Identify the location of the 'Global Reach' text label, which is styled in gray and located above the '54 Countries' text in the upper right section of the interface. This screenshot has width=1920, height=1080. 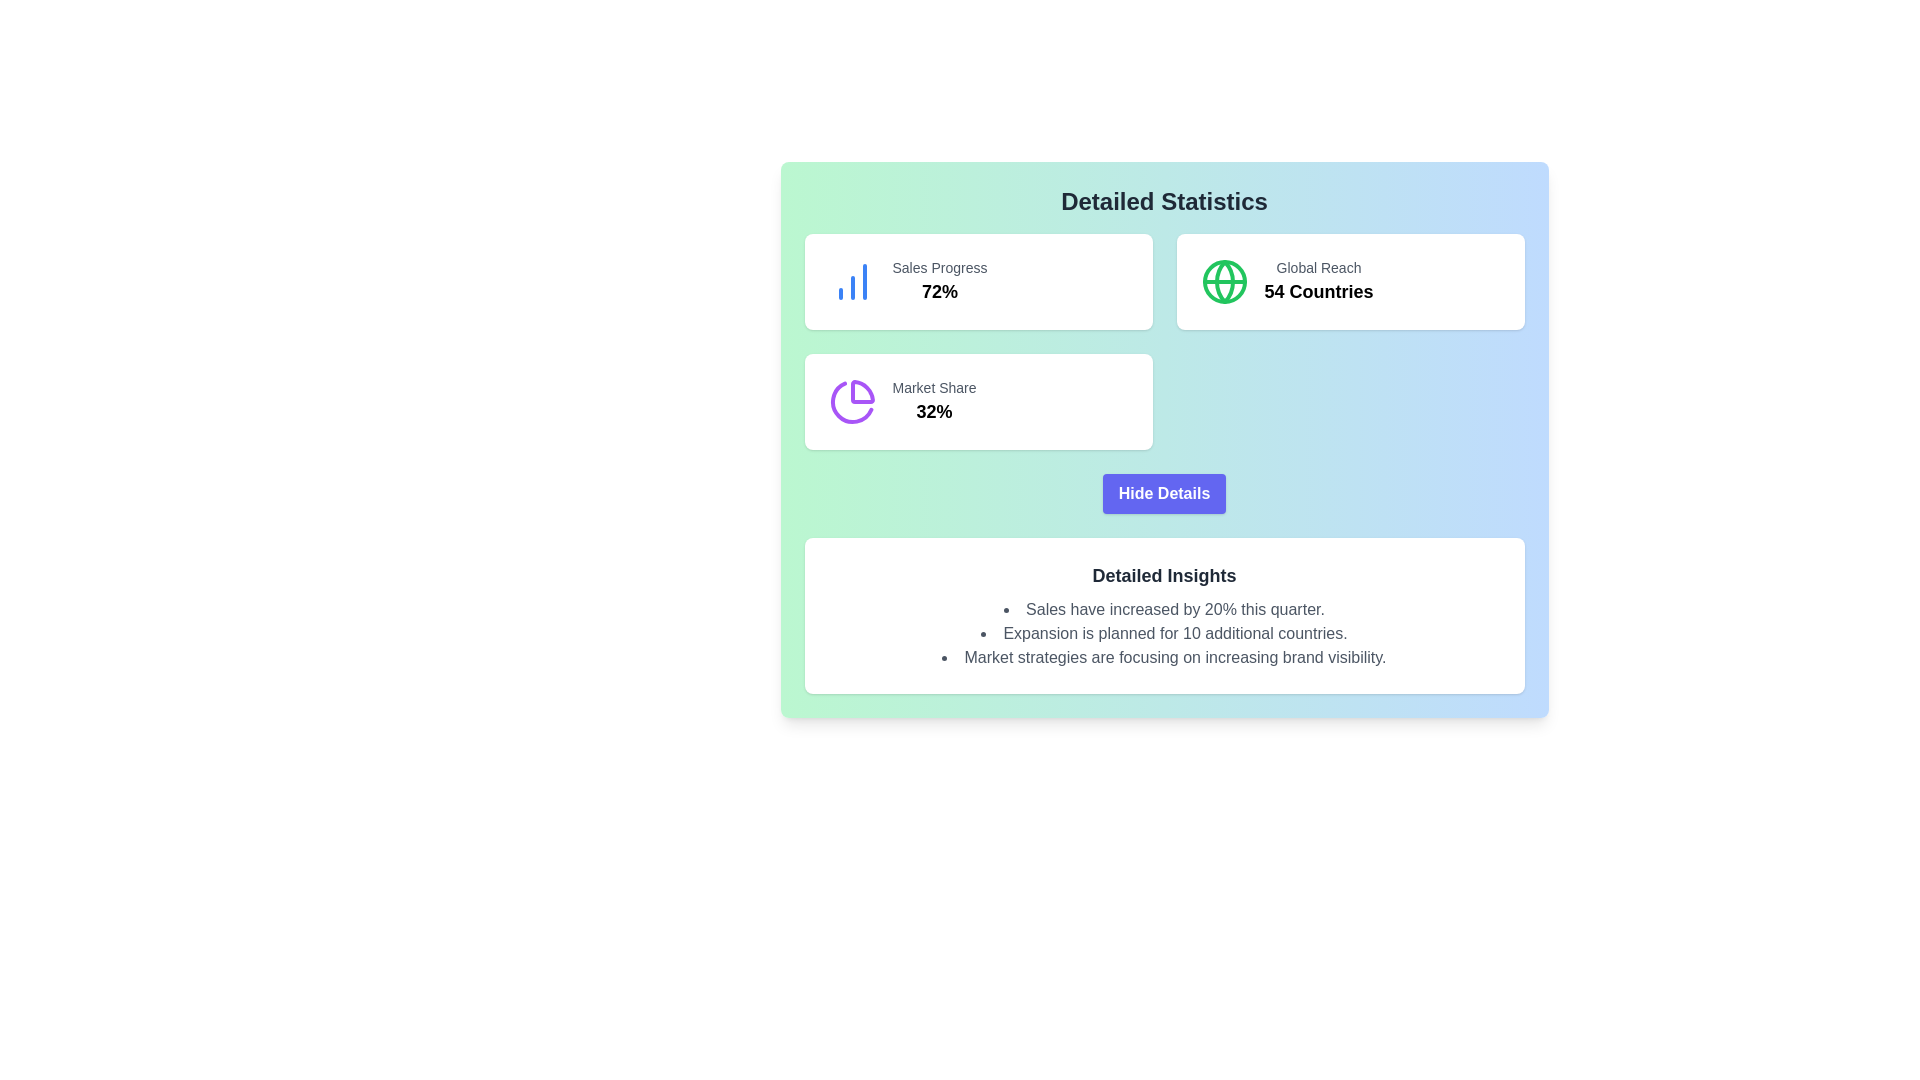
(1319, 266).